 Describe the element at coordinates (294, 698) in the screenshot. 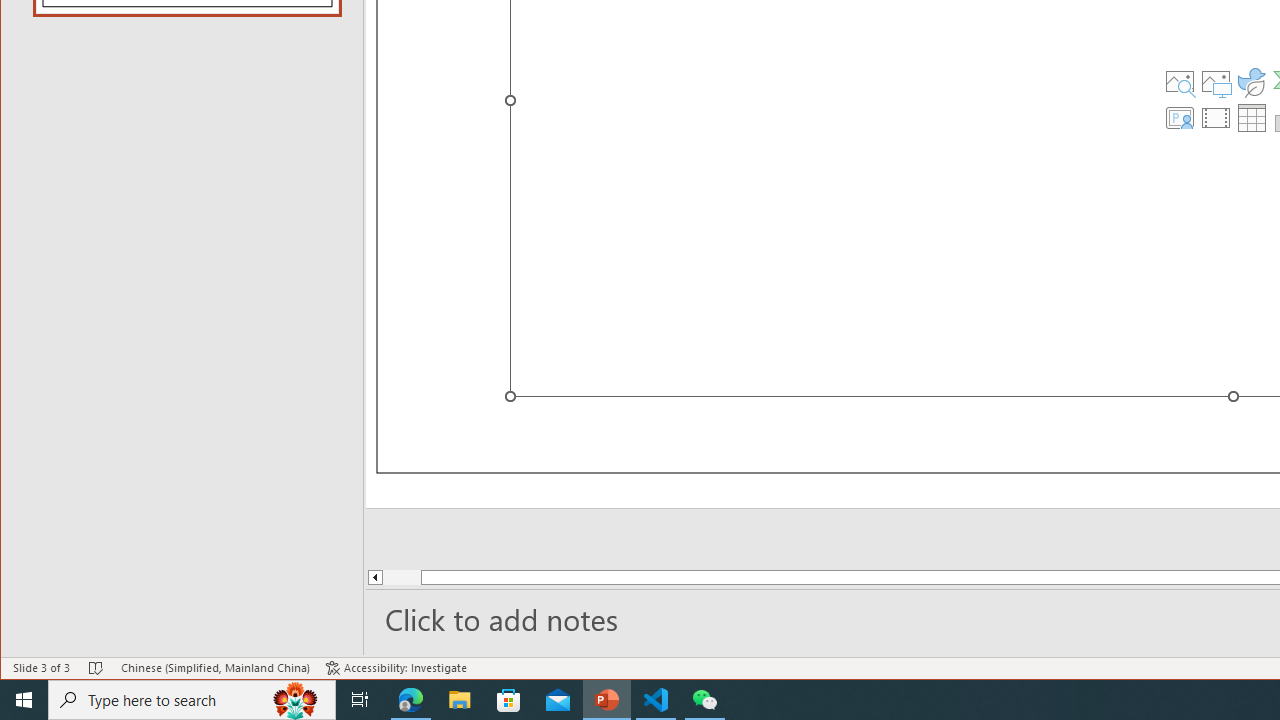

I see `'Search highlights icon opens search home window'` at that location.